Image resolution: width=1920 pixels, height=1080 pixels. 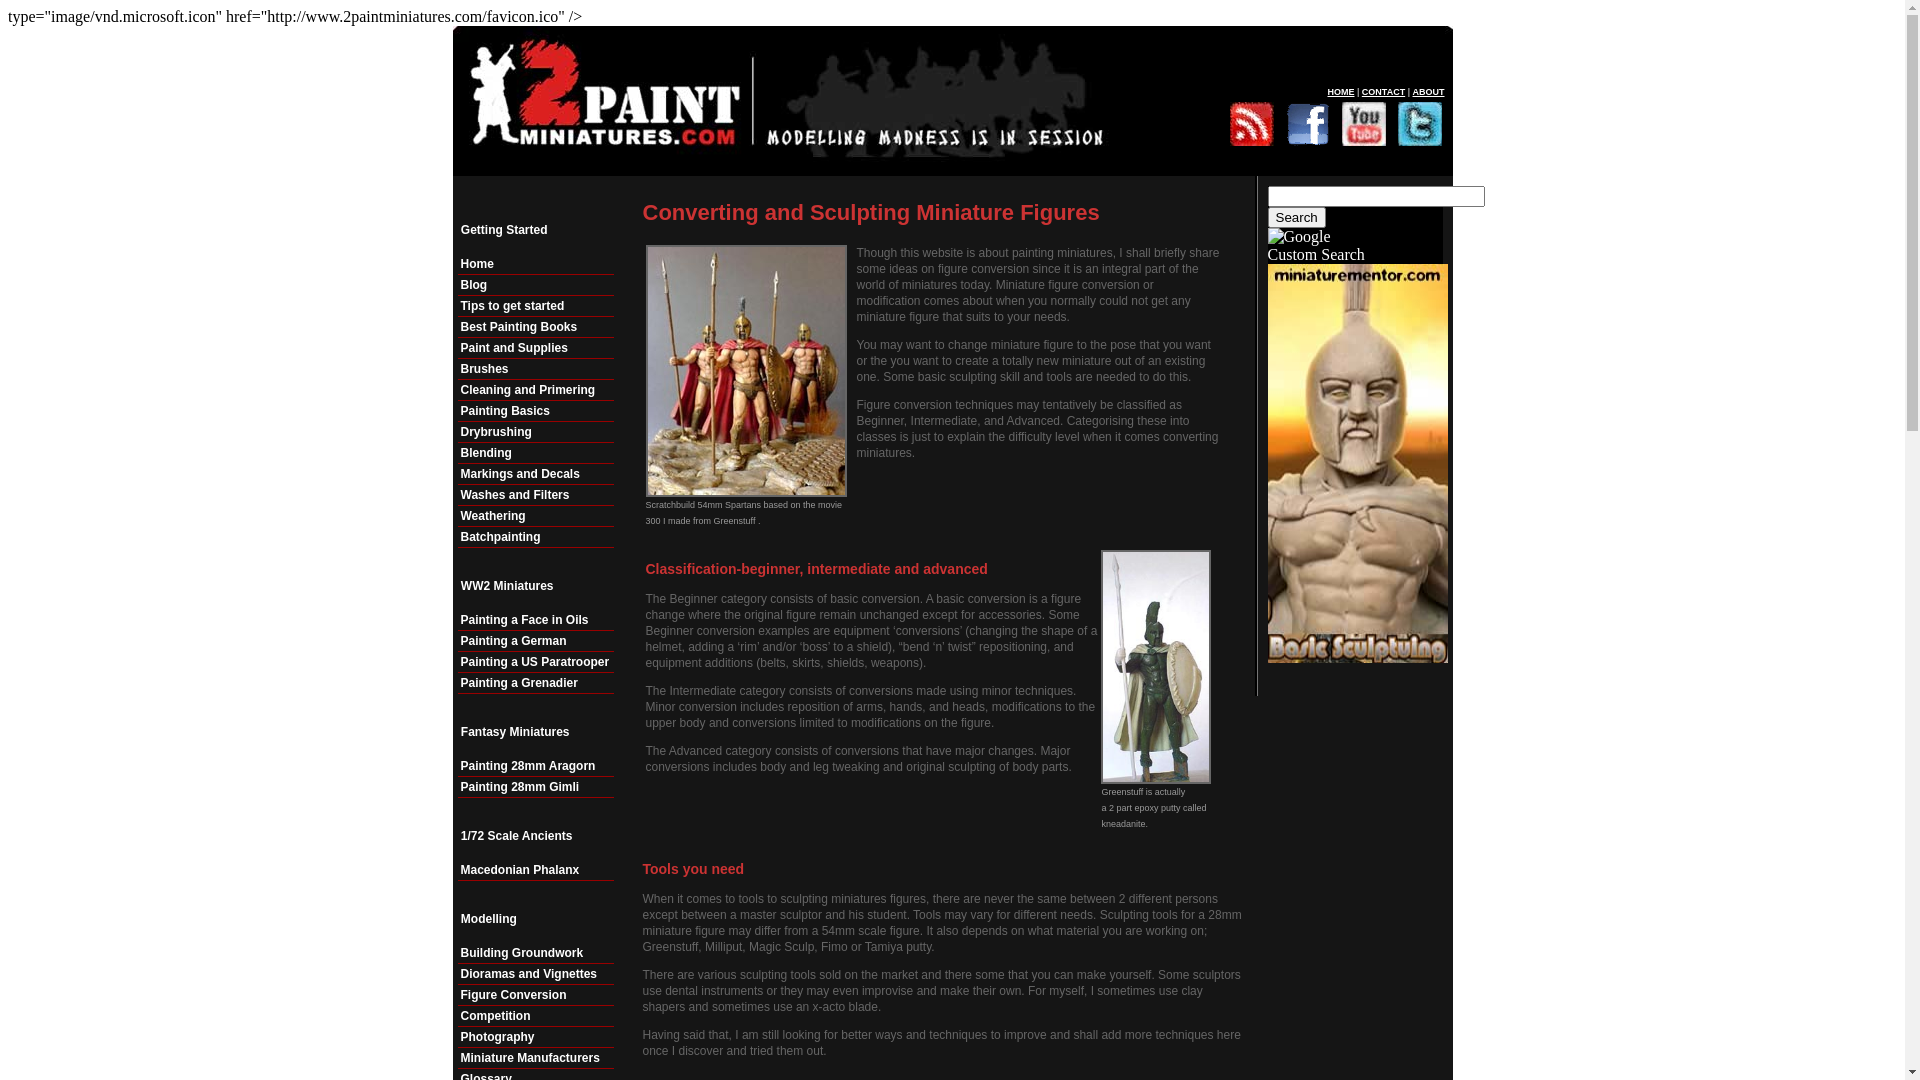 What do you see at coordinates (1382, 92) in the screenshot?
I see `'CONTACT'` at bounding box center [1382, 92].